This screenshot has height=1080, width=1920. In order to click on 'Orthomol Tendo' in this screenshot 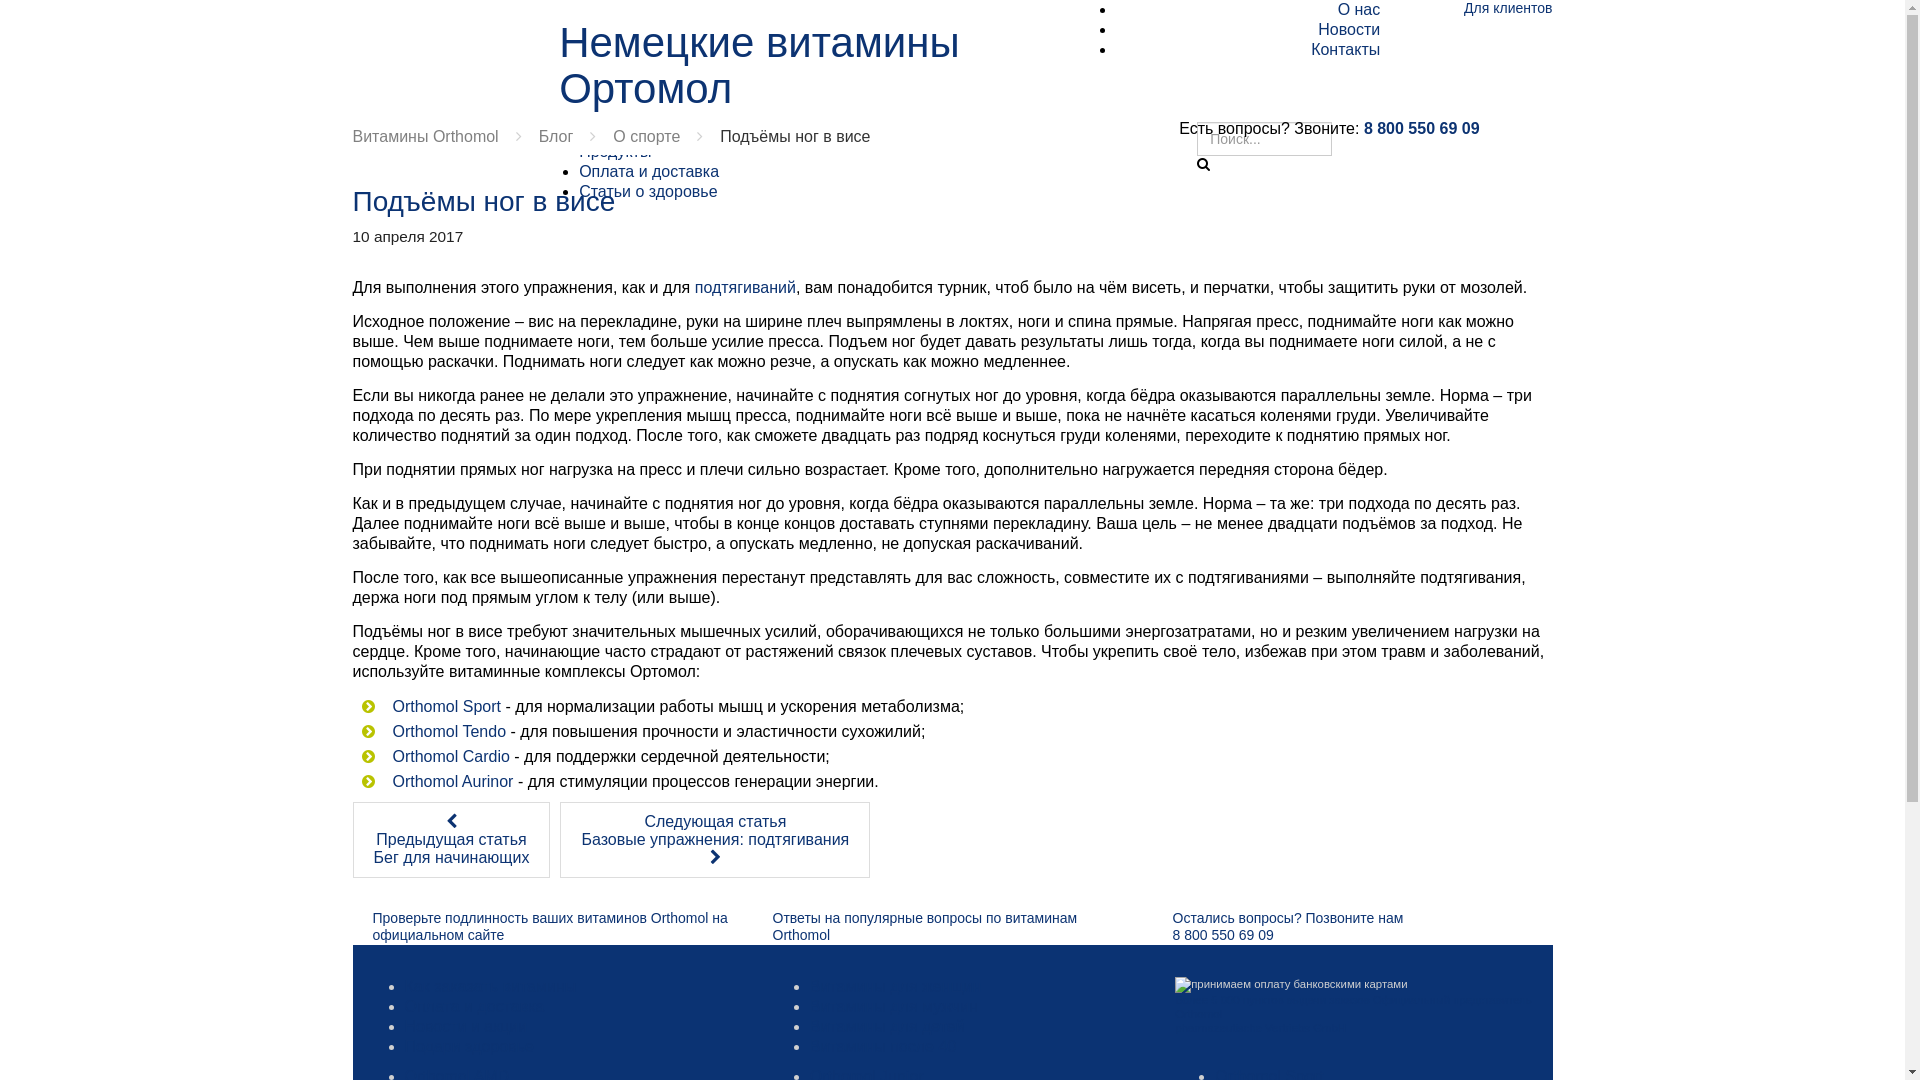, I will do `click(448, 731)`.